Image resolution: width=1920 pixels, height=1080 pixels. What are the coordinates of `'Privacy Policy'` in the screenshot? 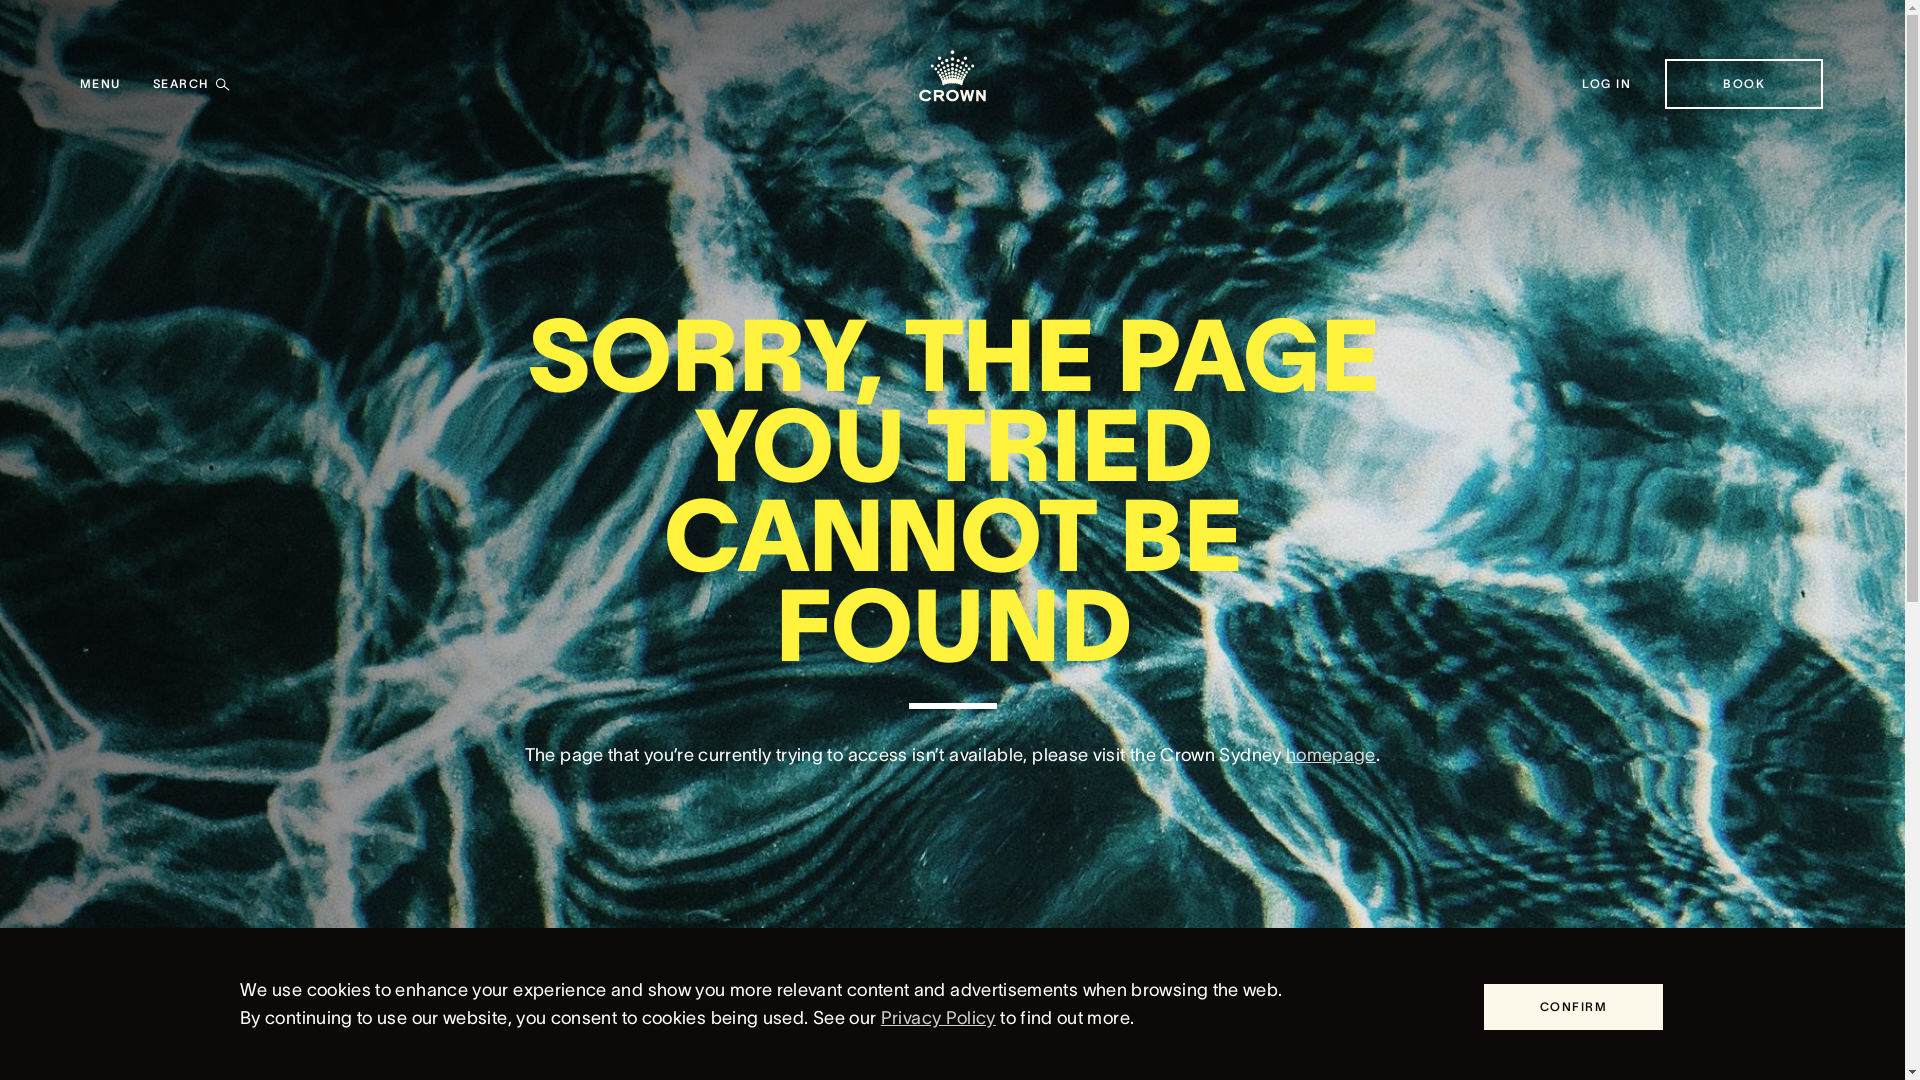 It's located at (937, 1018).